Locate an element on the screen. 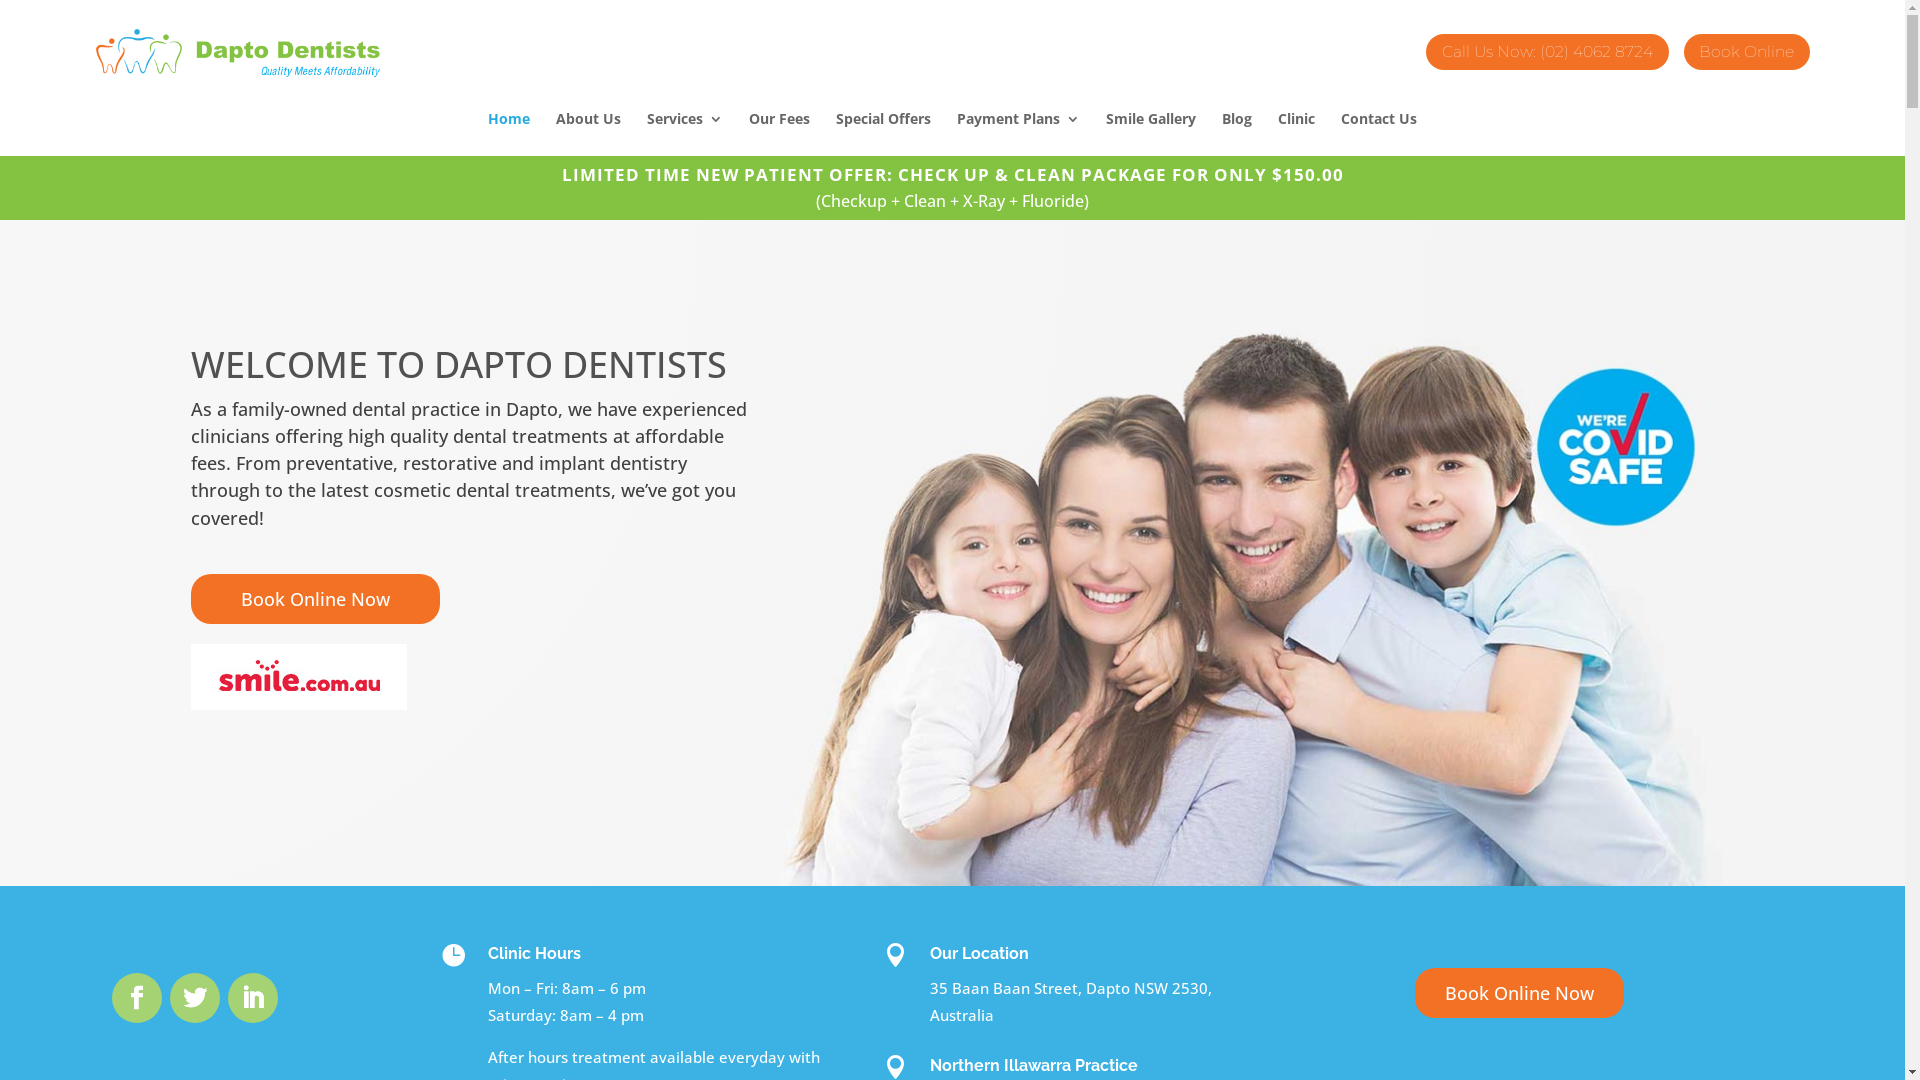  'Contact Us' is located at coordinates (1377, 134).